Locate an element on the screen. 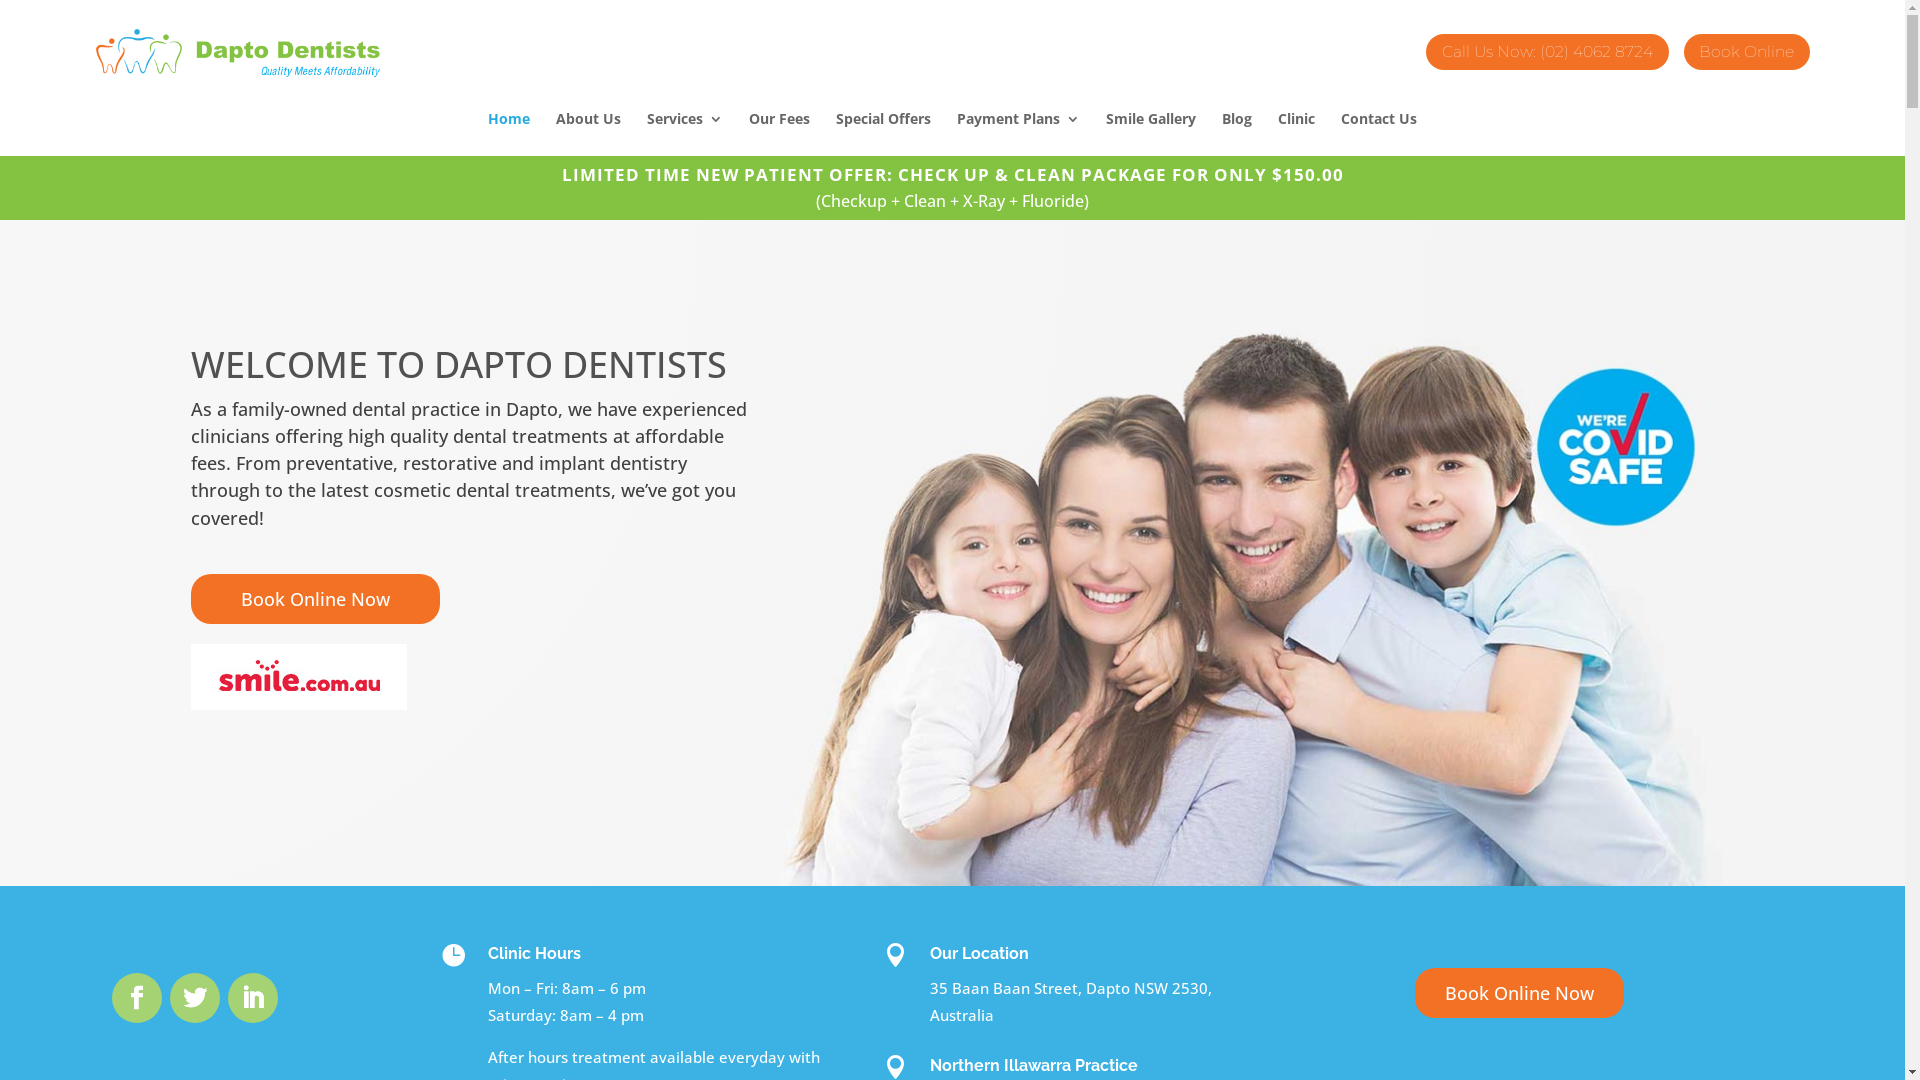  'Contact Us' is located at coordinates (1377, 134).